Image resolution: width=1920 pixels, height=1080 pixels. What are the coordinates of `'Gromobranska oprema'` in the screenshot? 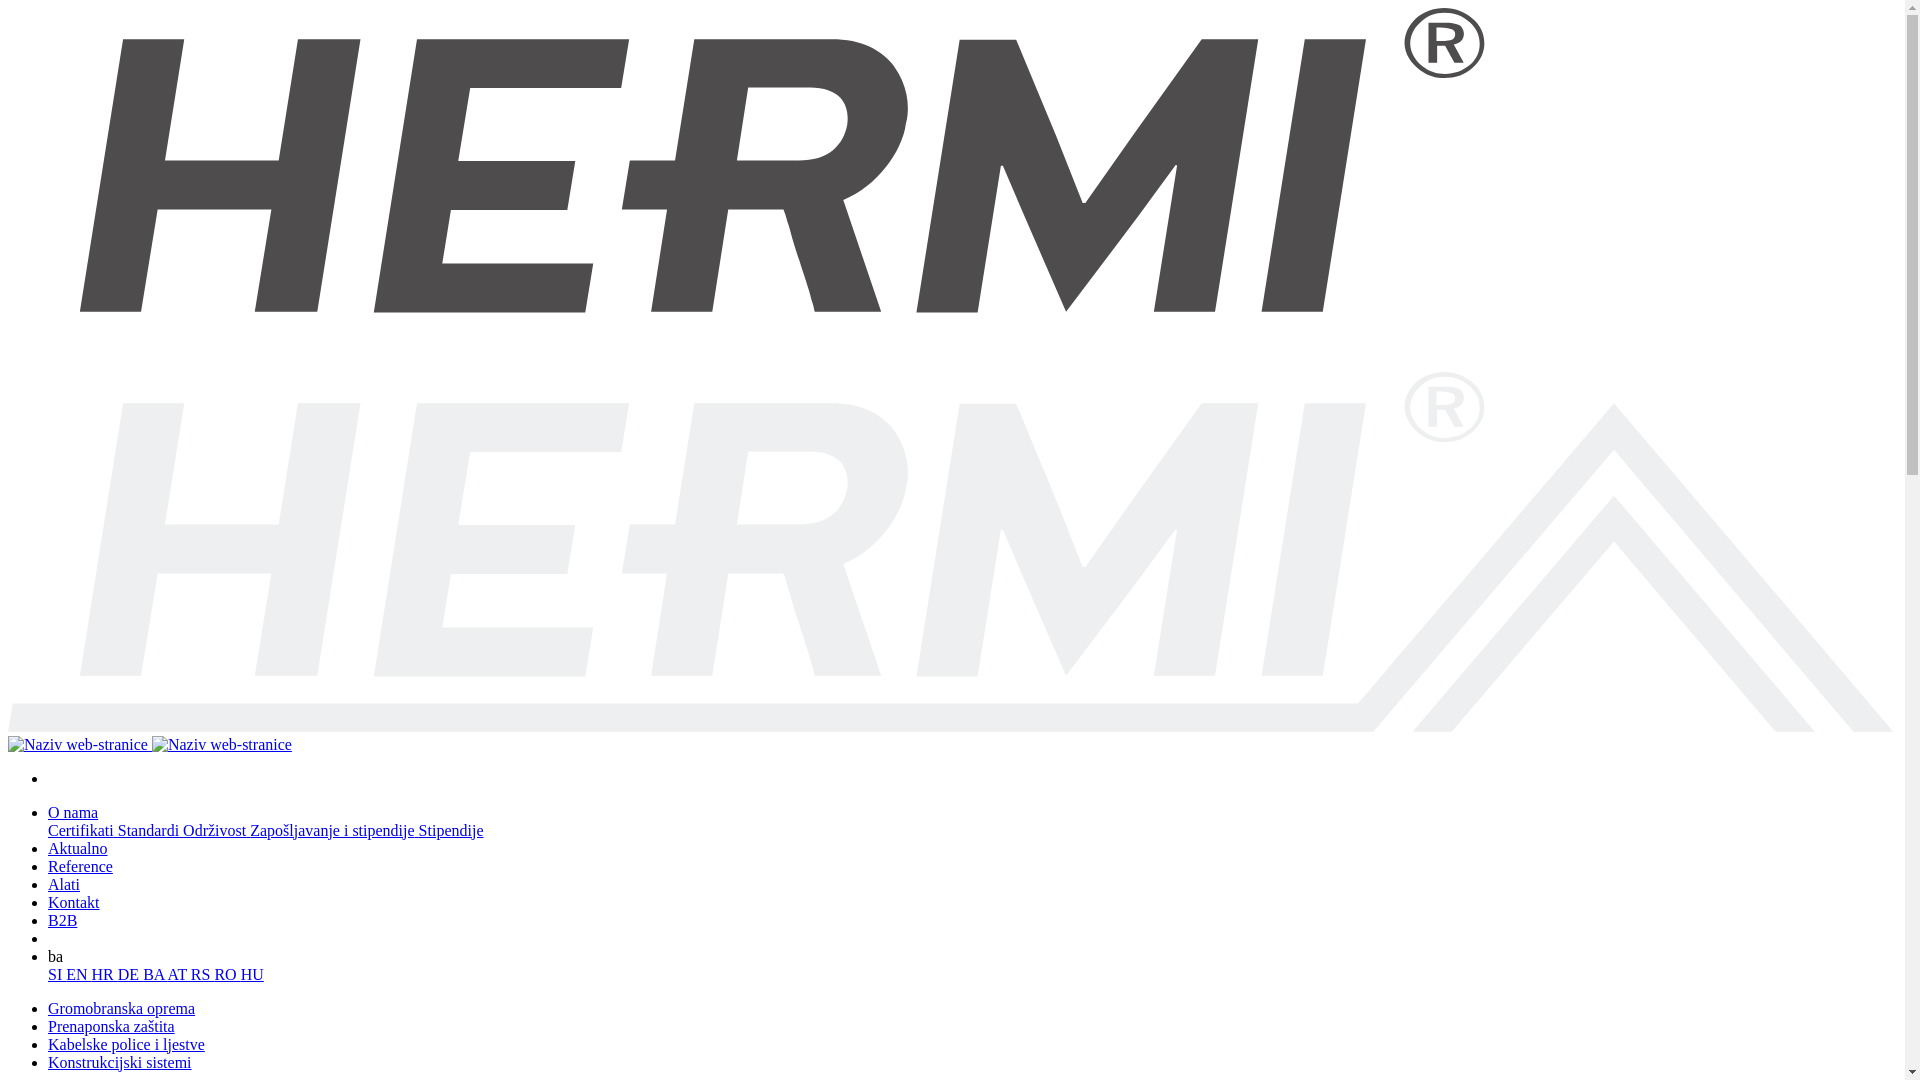 It's located at (48, 1008).